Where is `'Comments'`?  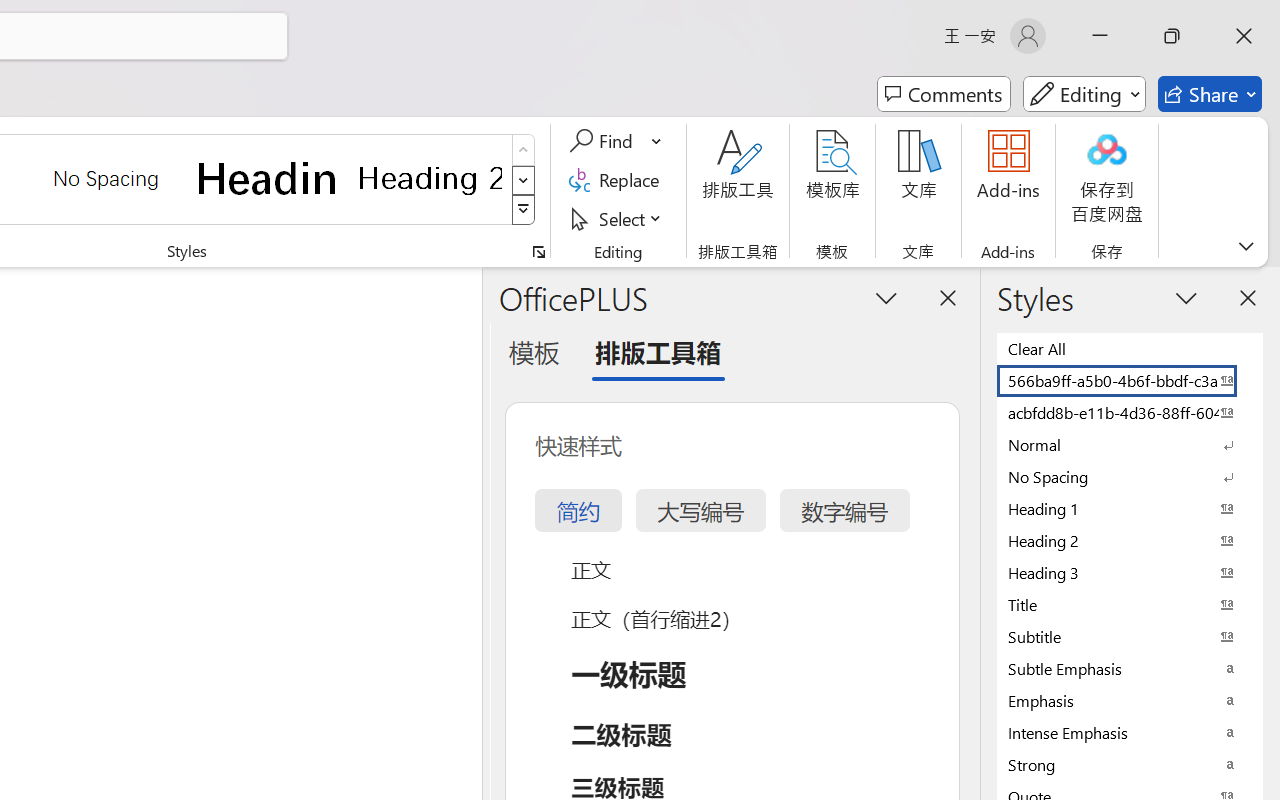 'Comments' is located at coordinates (943, 94).